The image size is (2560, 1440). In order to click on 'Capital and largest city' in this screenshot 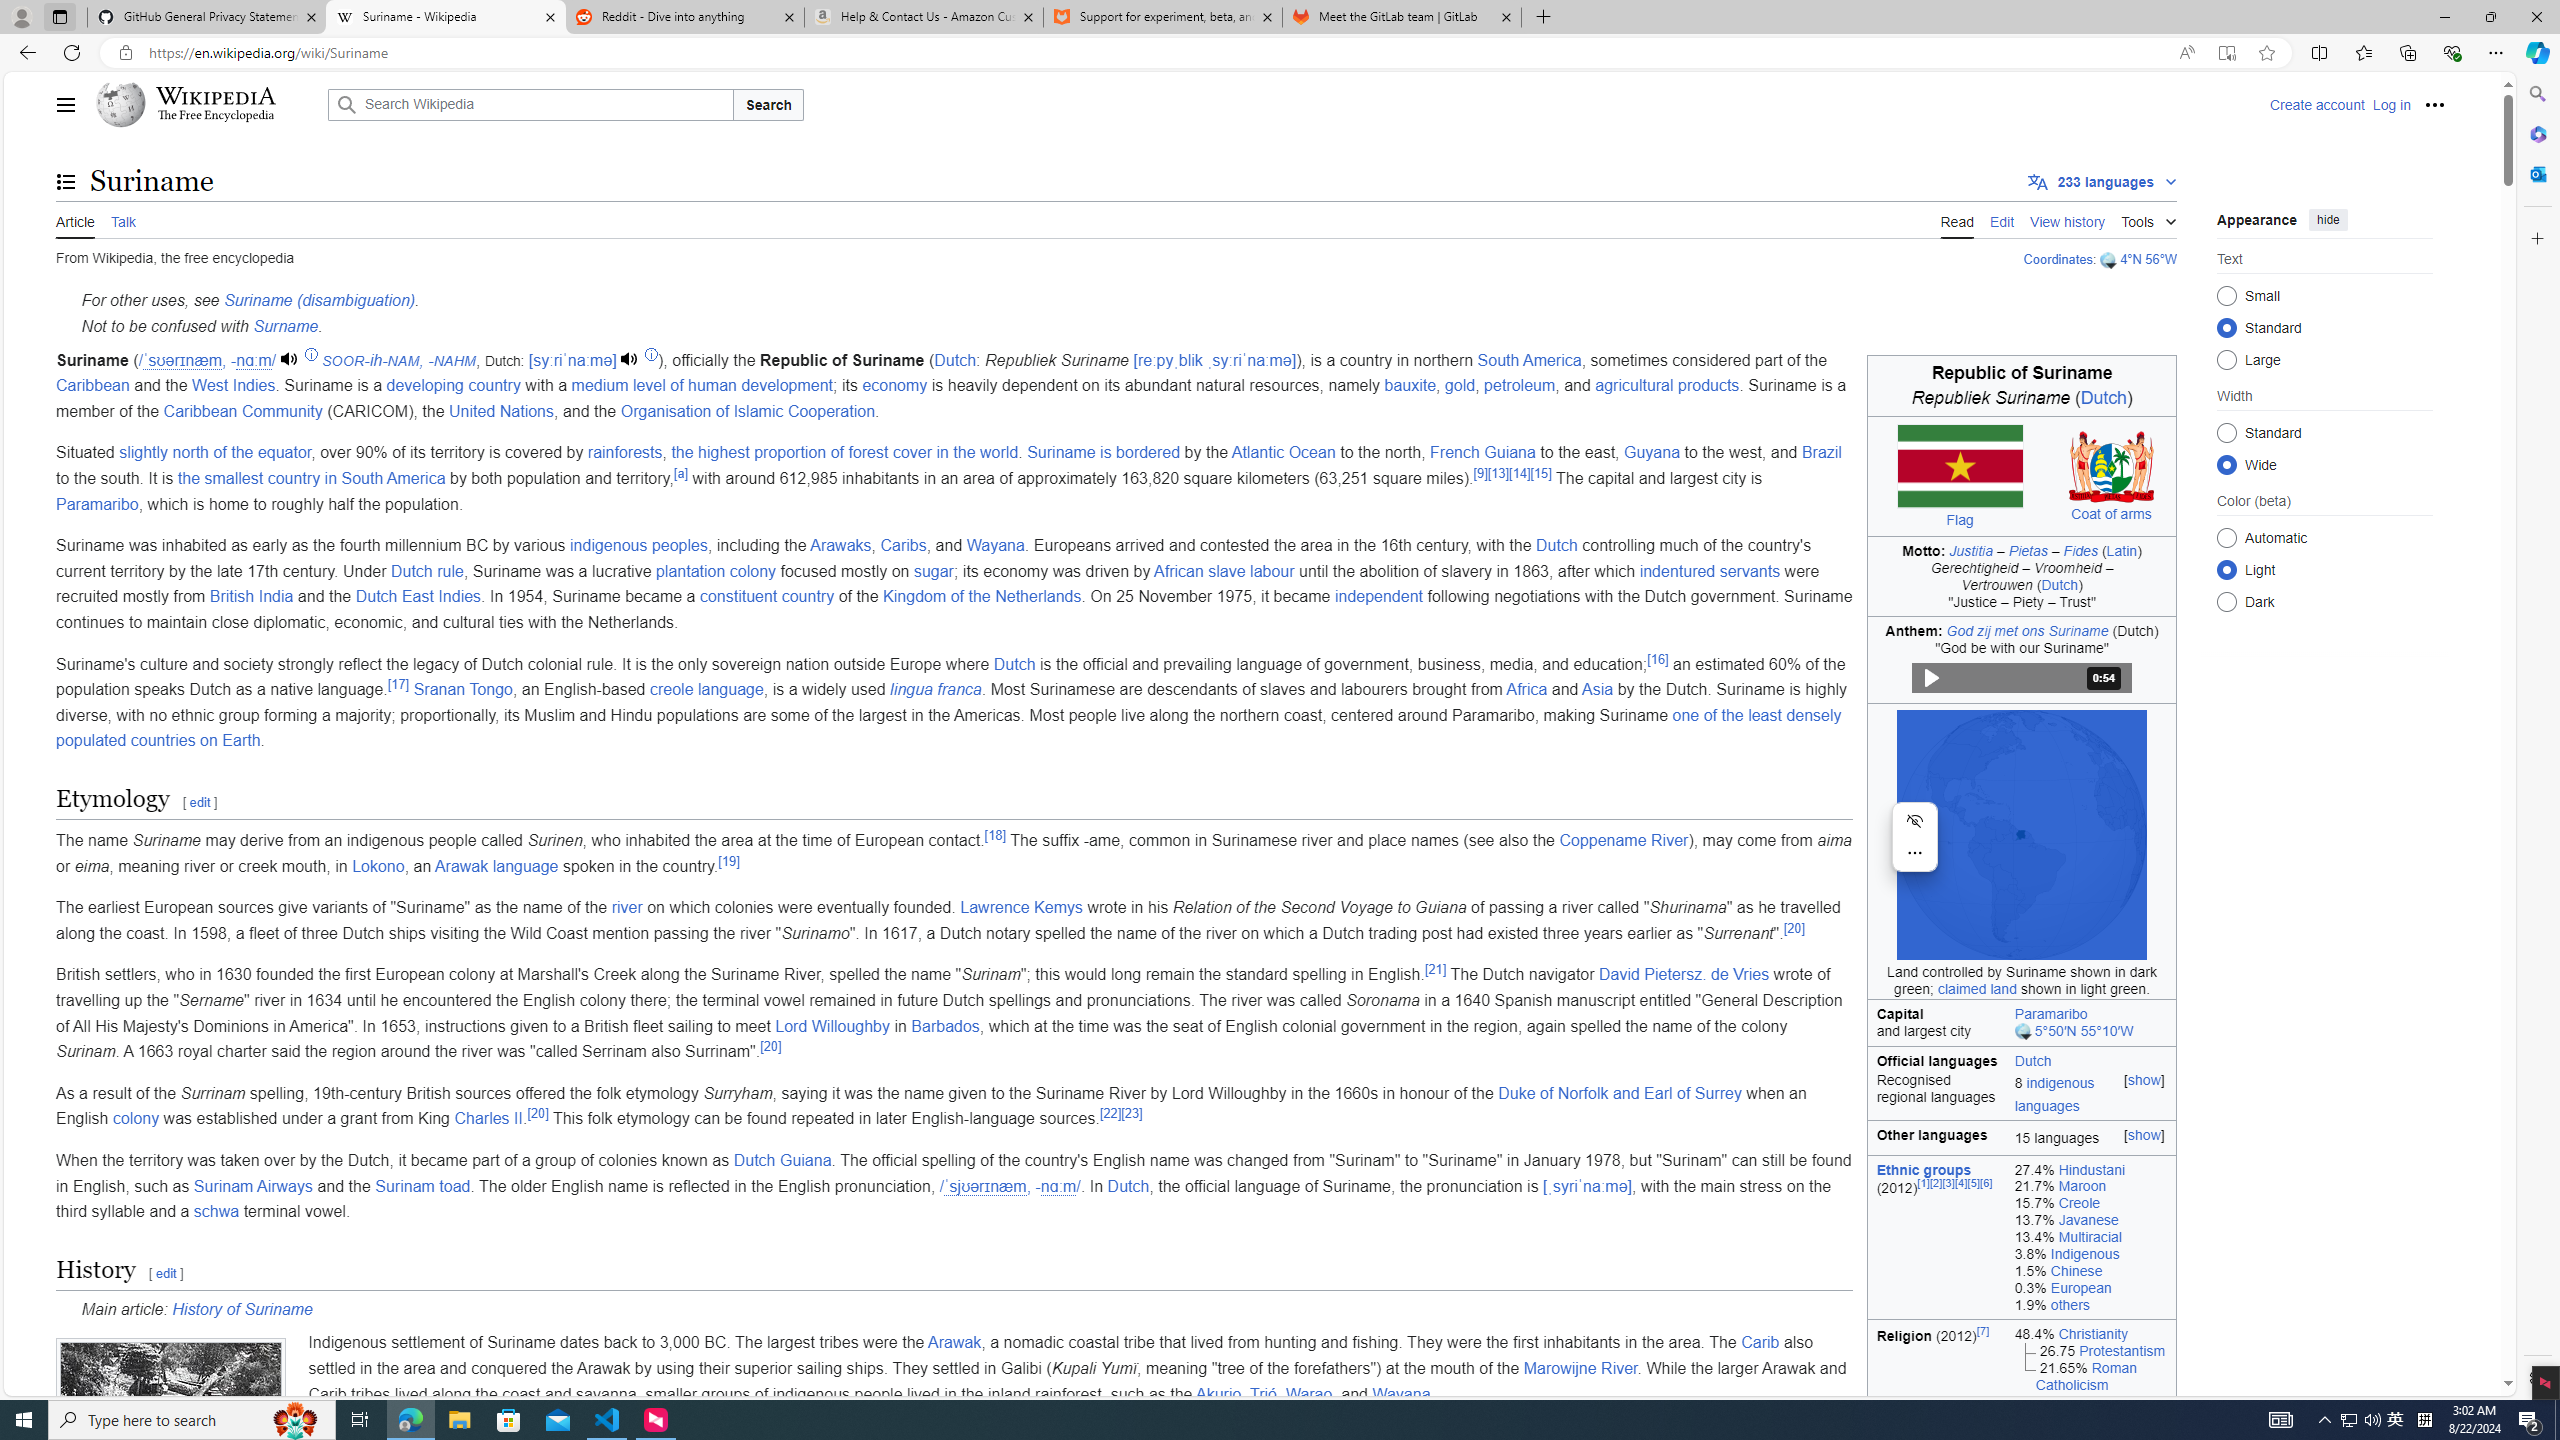, I will do `click(1936, 1022)`.